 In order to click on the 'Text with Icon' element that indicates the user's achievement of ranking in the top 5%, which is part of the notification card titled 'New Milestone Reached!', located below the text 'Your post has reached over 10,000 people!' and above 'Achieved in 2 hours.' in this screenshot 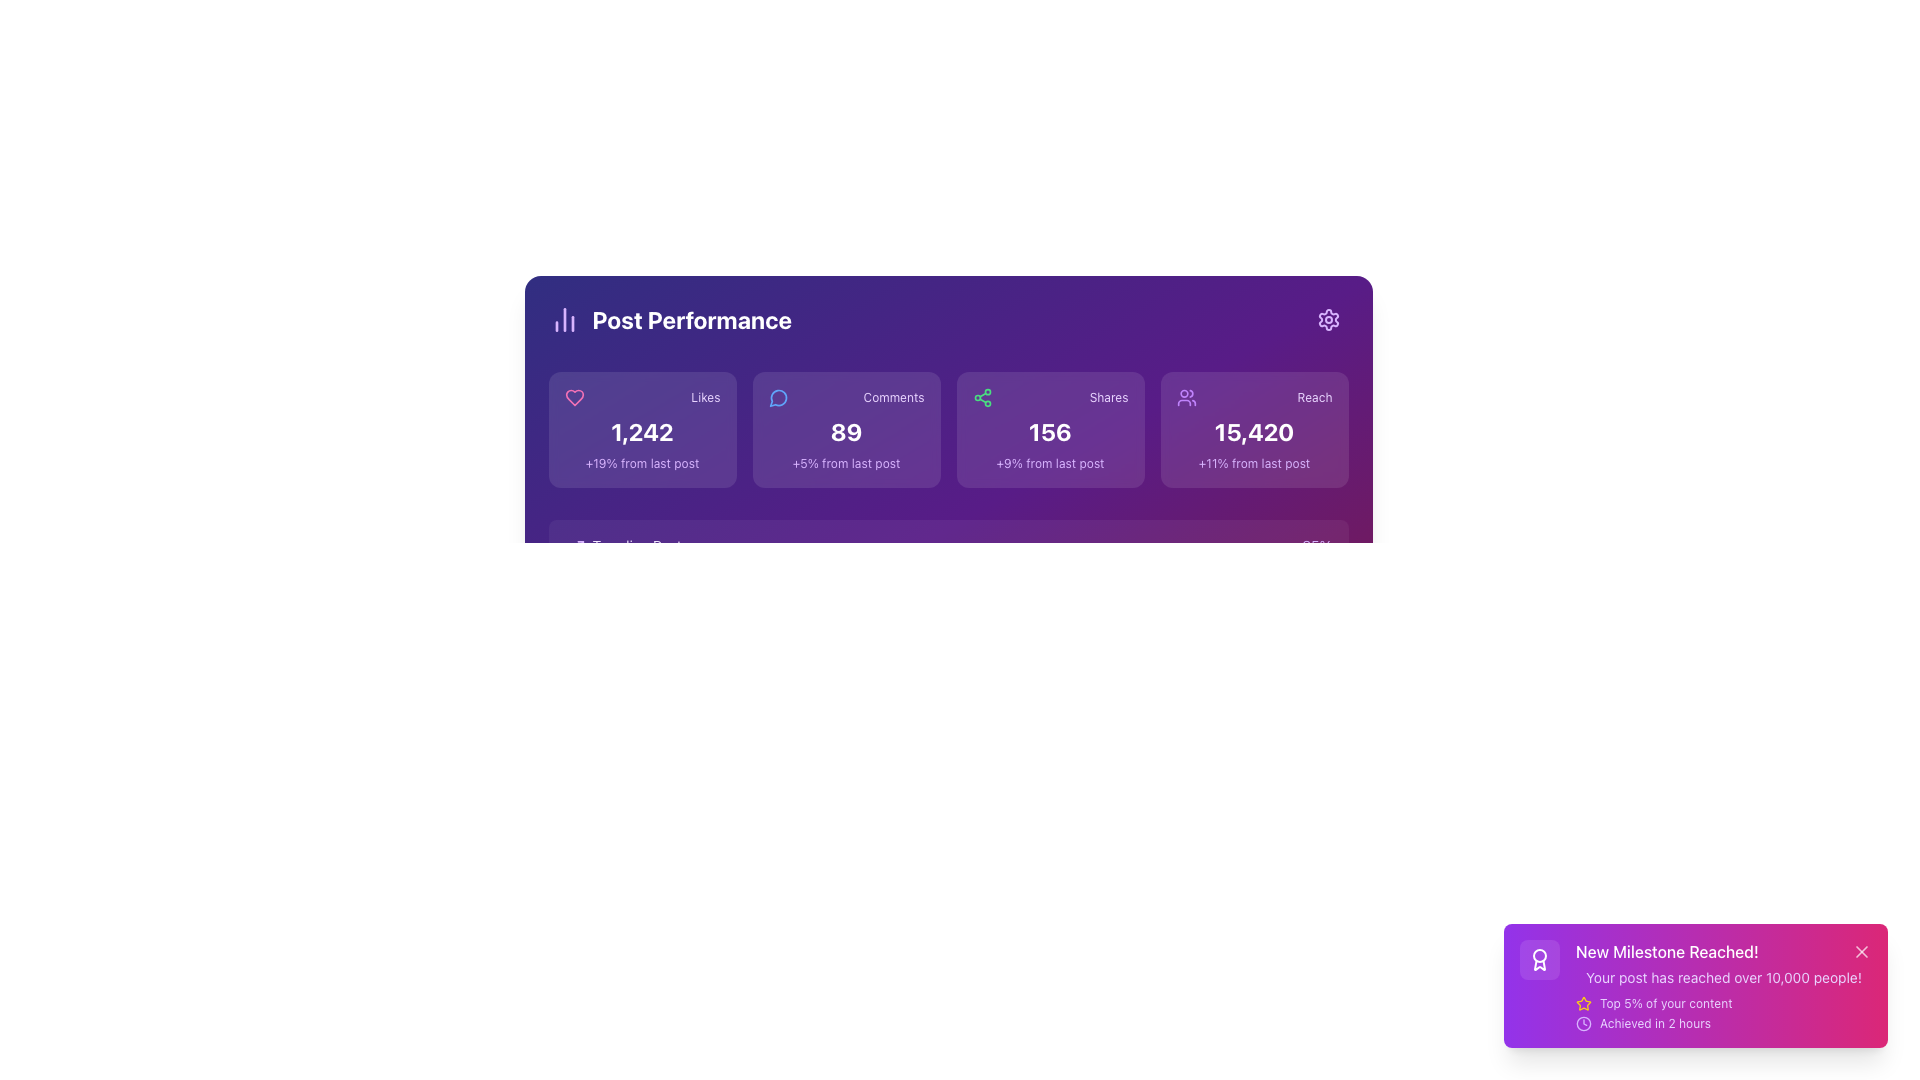, I will do `click(1722, 1003)`.